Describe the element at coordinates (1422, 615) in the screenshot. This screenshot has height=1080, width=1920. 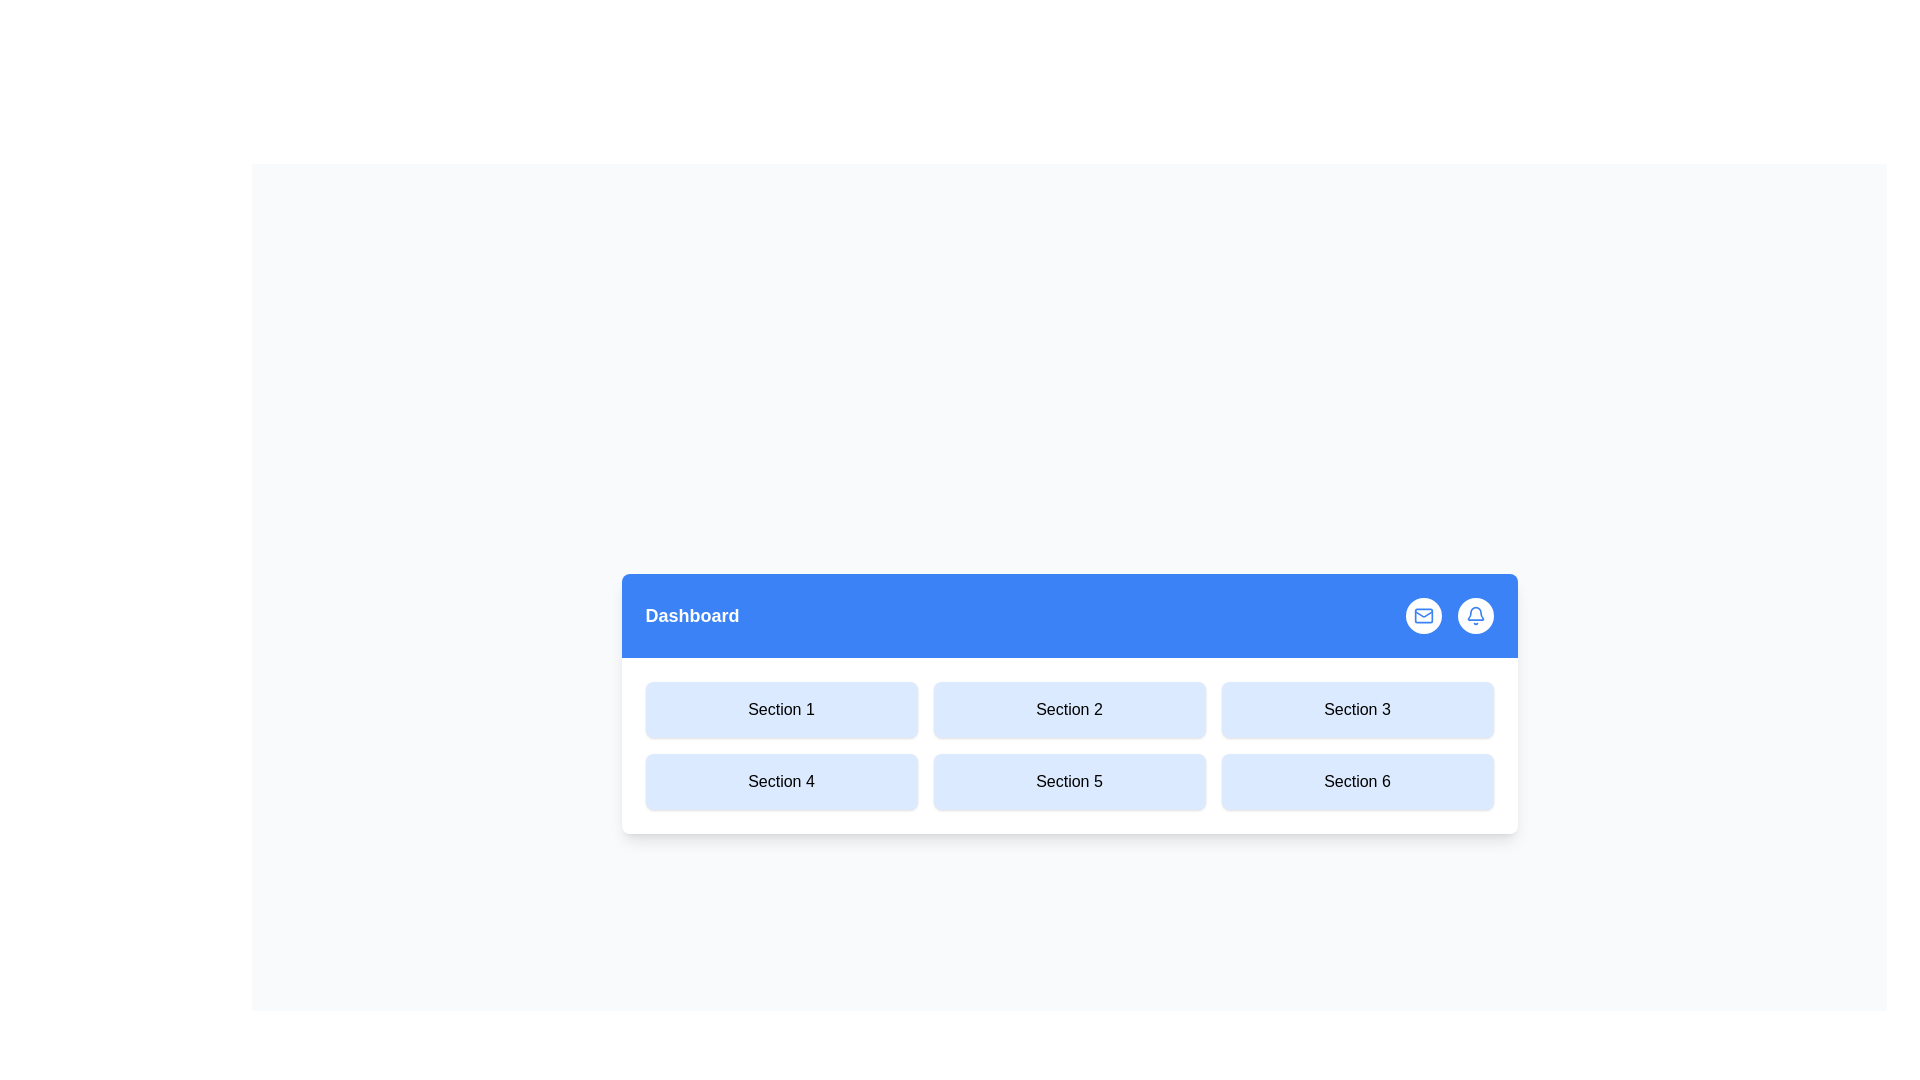
I see `the circular button with a white background and blue email icon located in the top-right area of a rectangular blue bar` at that location.